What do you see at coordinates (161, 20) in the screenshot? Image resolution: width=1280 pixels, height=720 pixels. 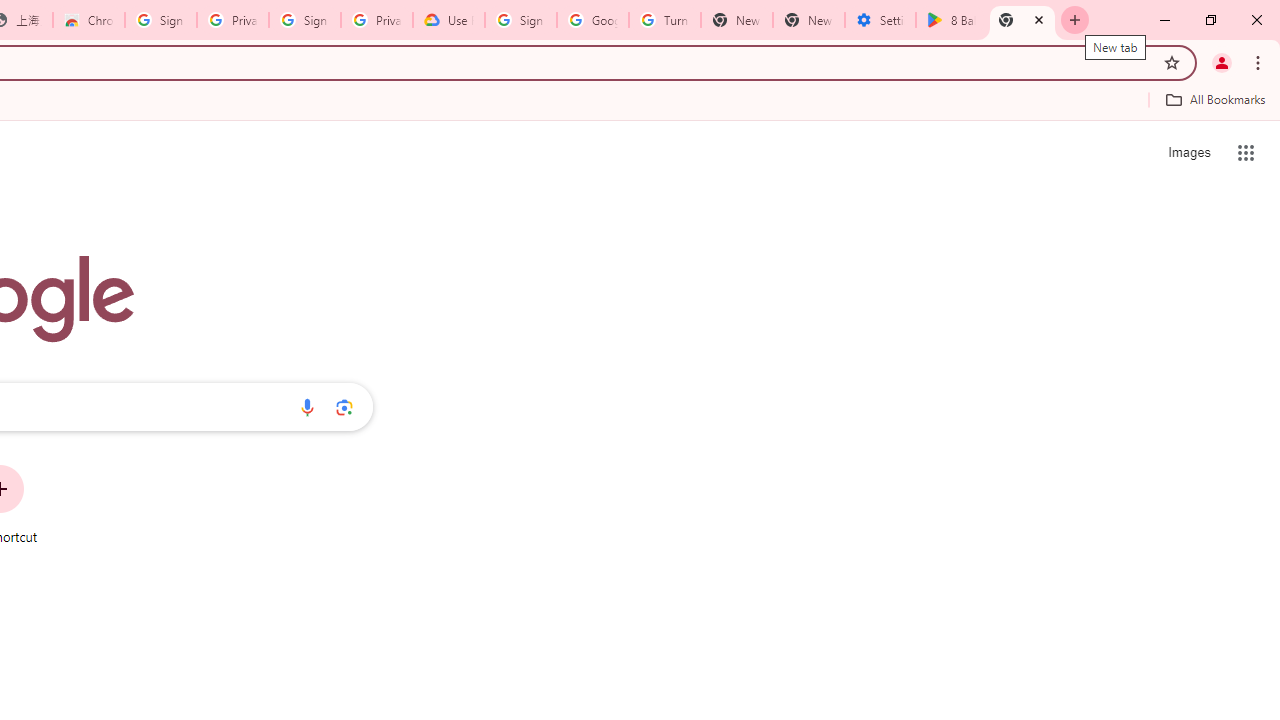 I see `'Sign in - Google Accounts'` at bounding box center [161, 20].